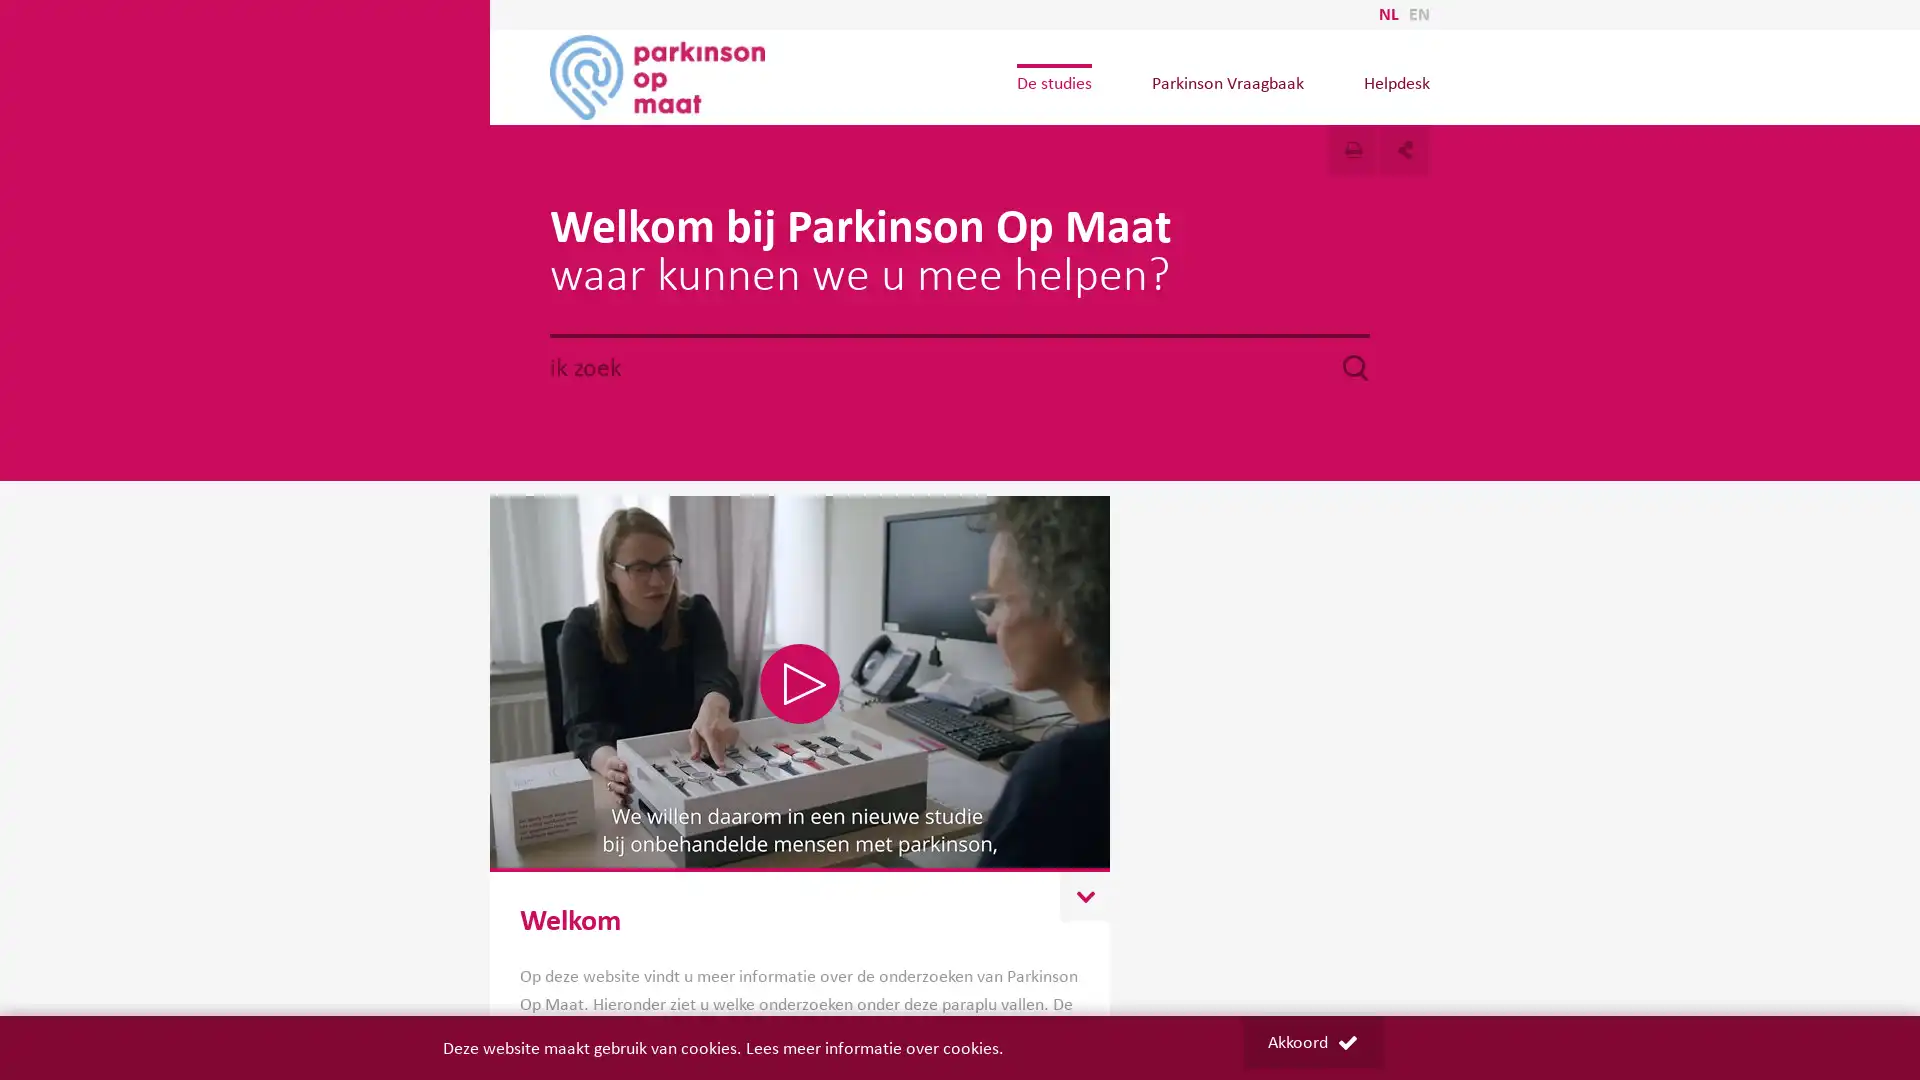  Describe the element at coordinates (1395, 82) in the screenshot. I see `Helpdesk` at that location.